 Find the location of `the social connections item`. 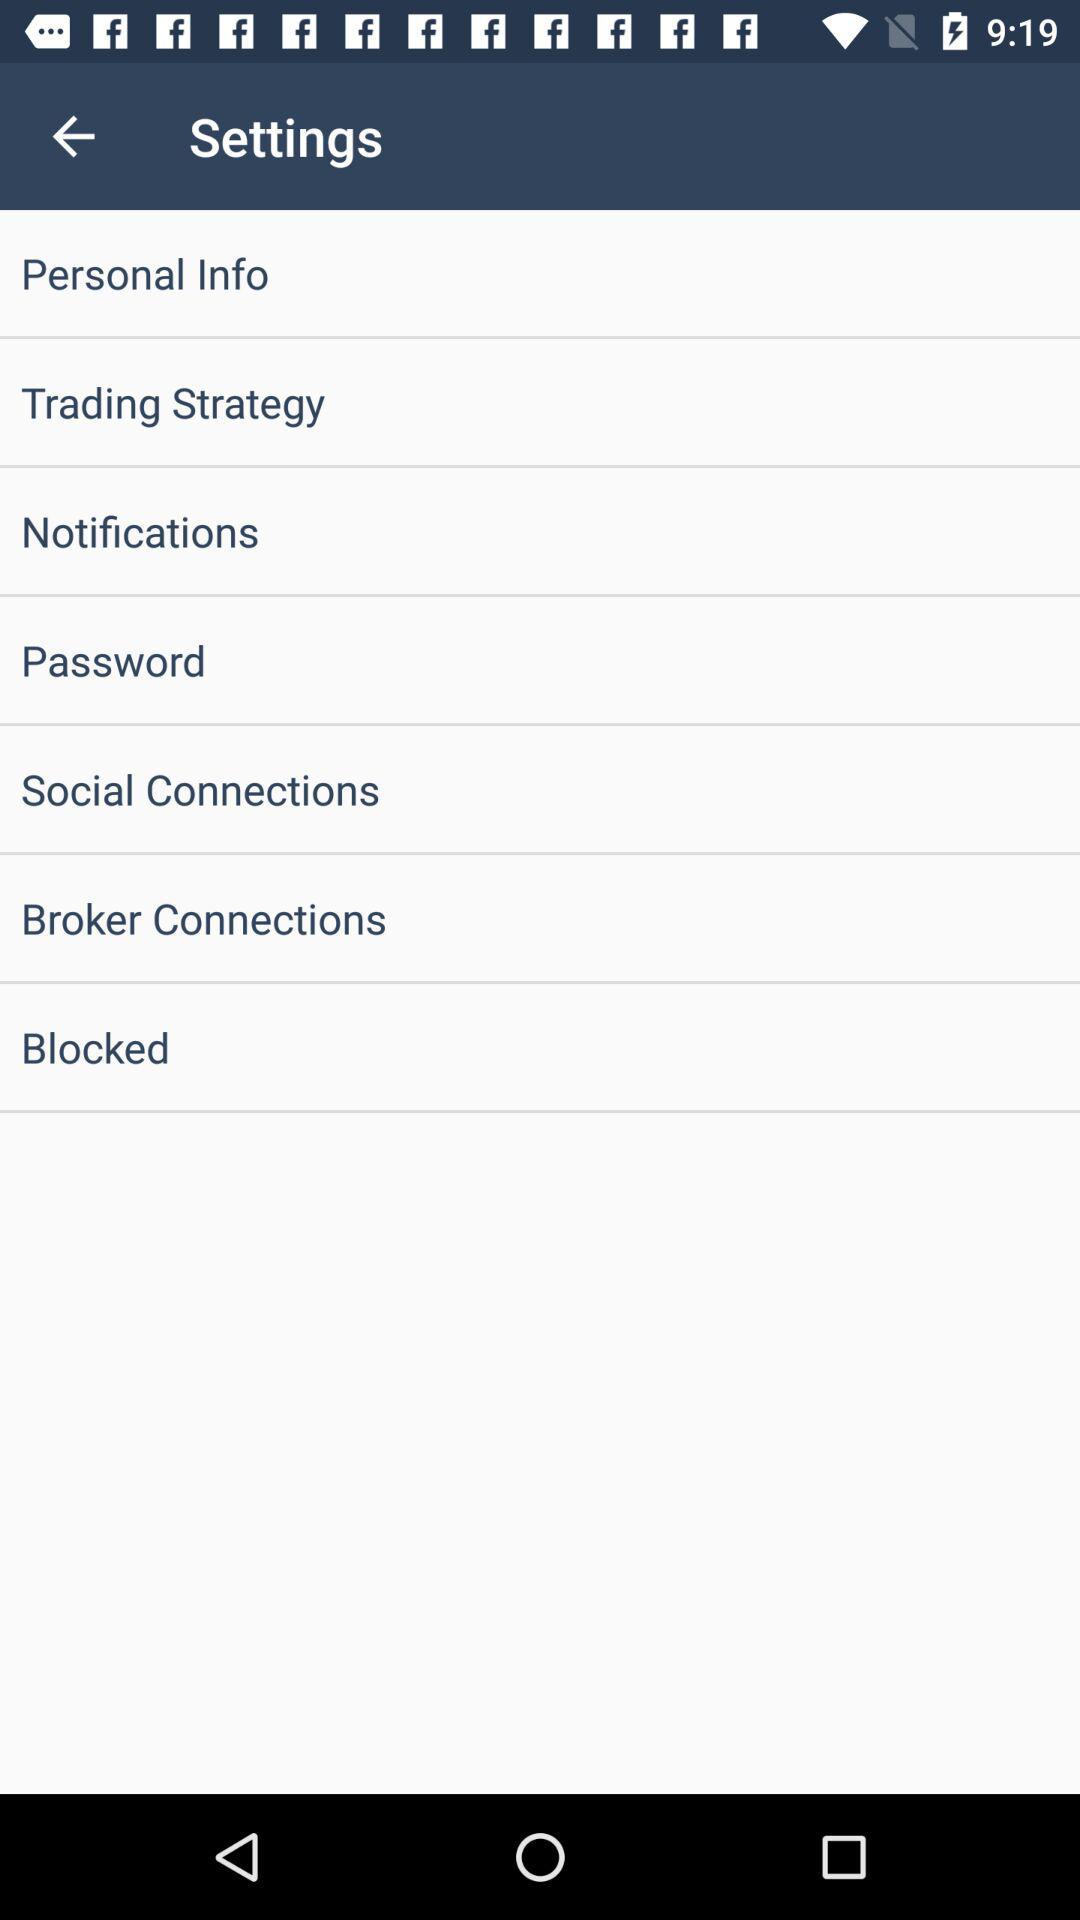

the social connections item is located at coordinates (540, 787).